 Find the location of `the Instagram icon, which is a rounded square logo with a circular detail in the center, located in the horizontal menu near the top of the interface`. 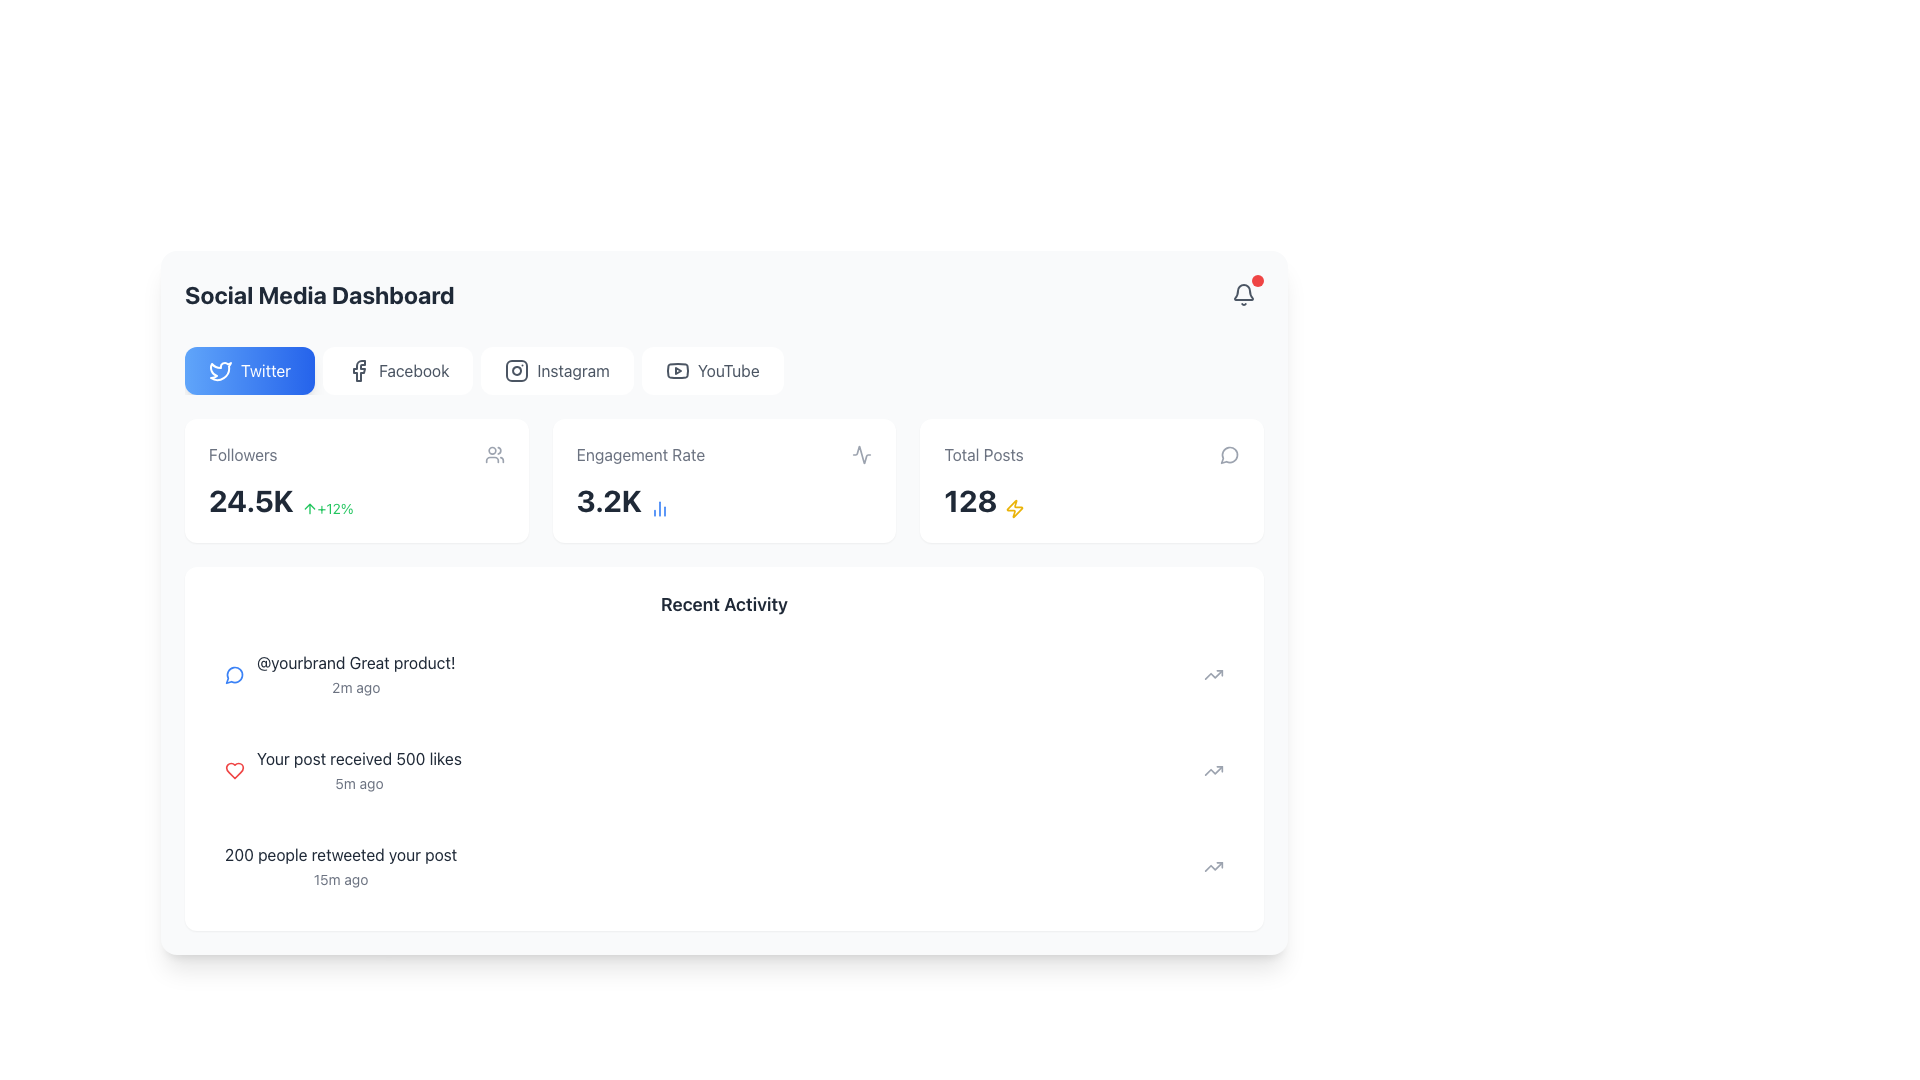

the Instagram icon, which is a rounded square logo with a circular detail in the center, located in the horizontal menu near the top of the interface is located at coordinates (517, 370).